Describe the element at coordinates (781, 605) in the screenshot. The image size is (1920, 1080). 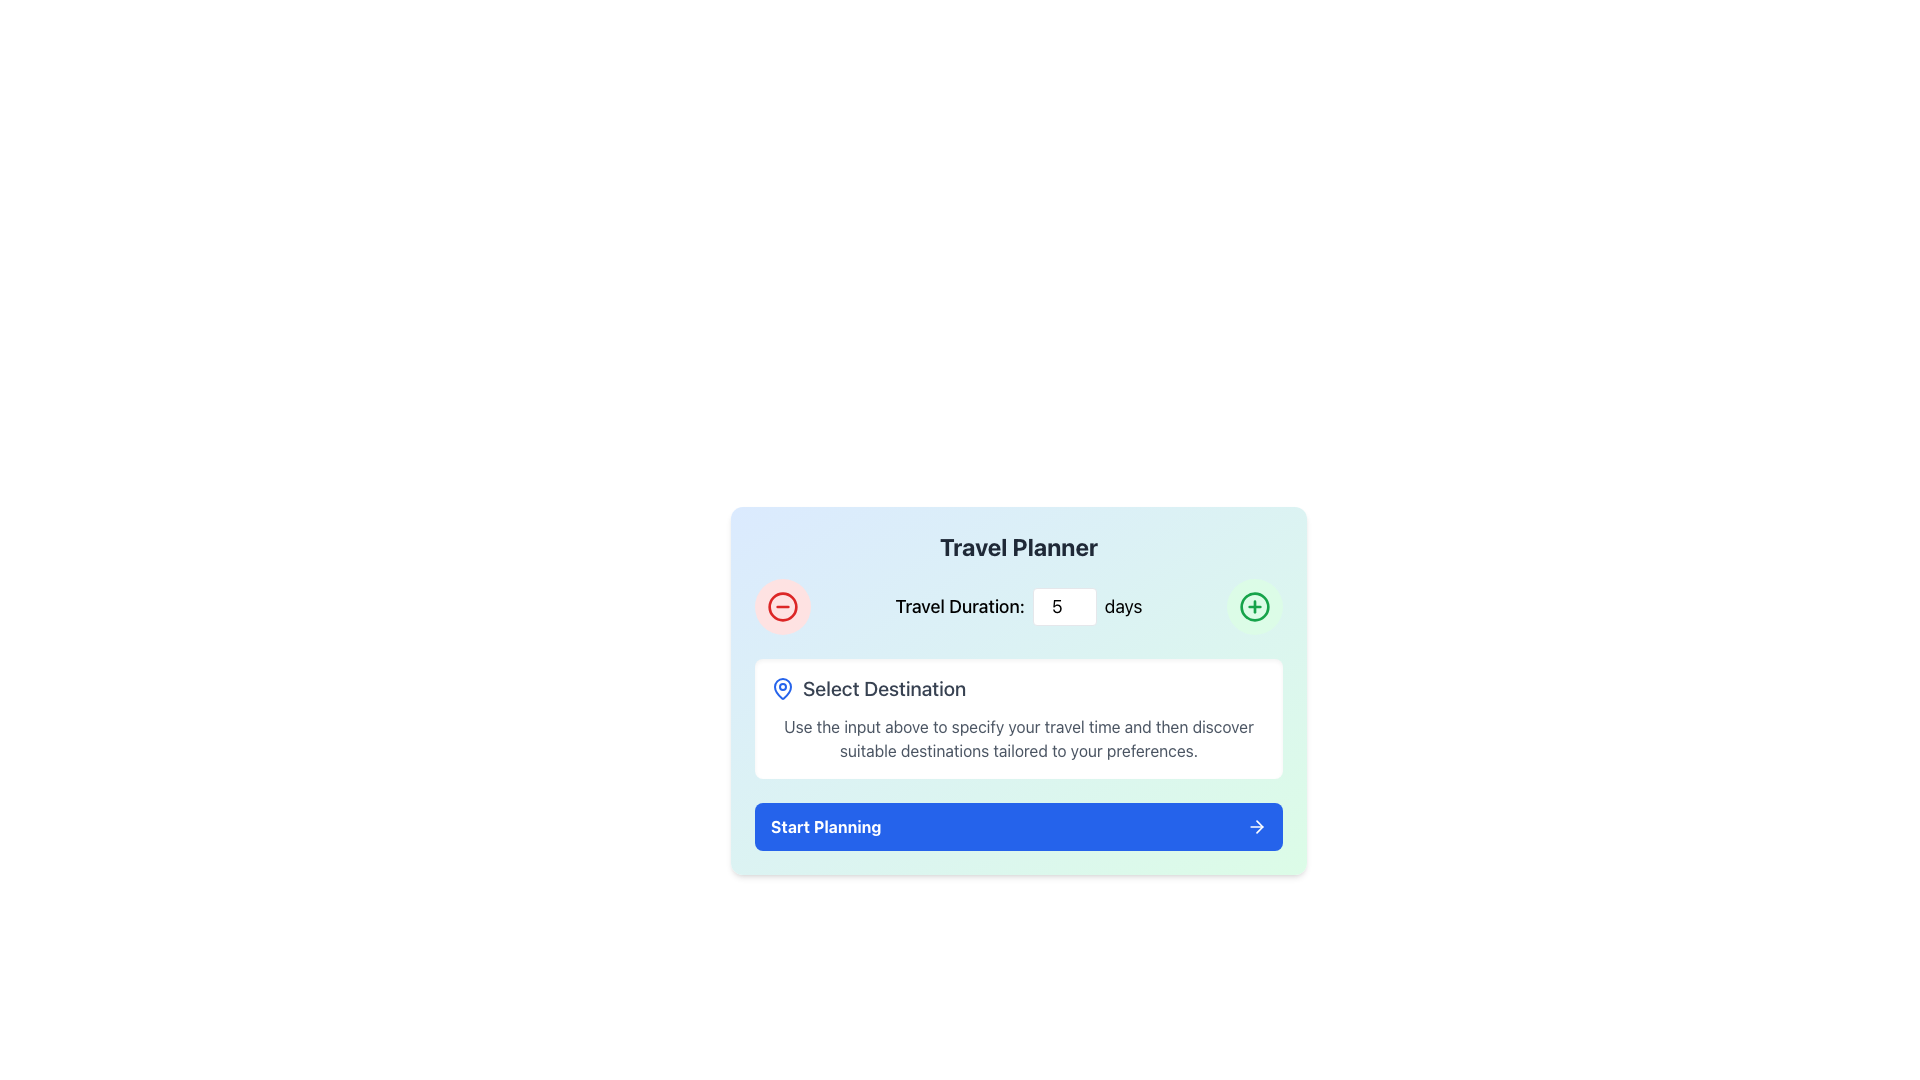
I see `the circular button to the left of the 'Travel Duration:' input field in the 'Travel Planner' card interface to decrement the value` at that location.